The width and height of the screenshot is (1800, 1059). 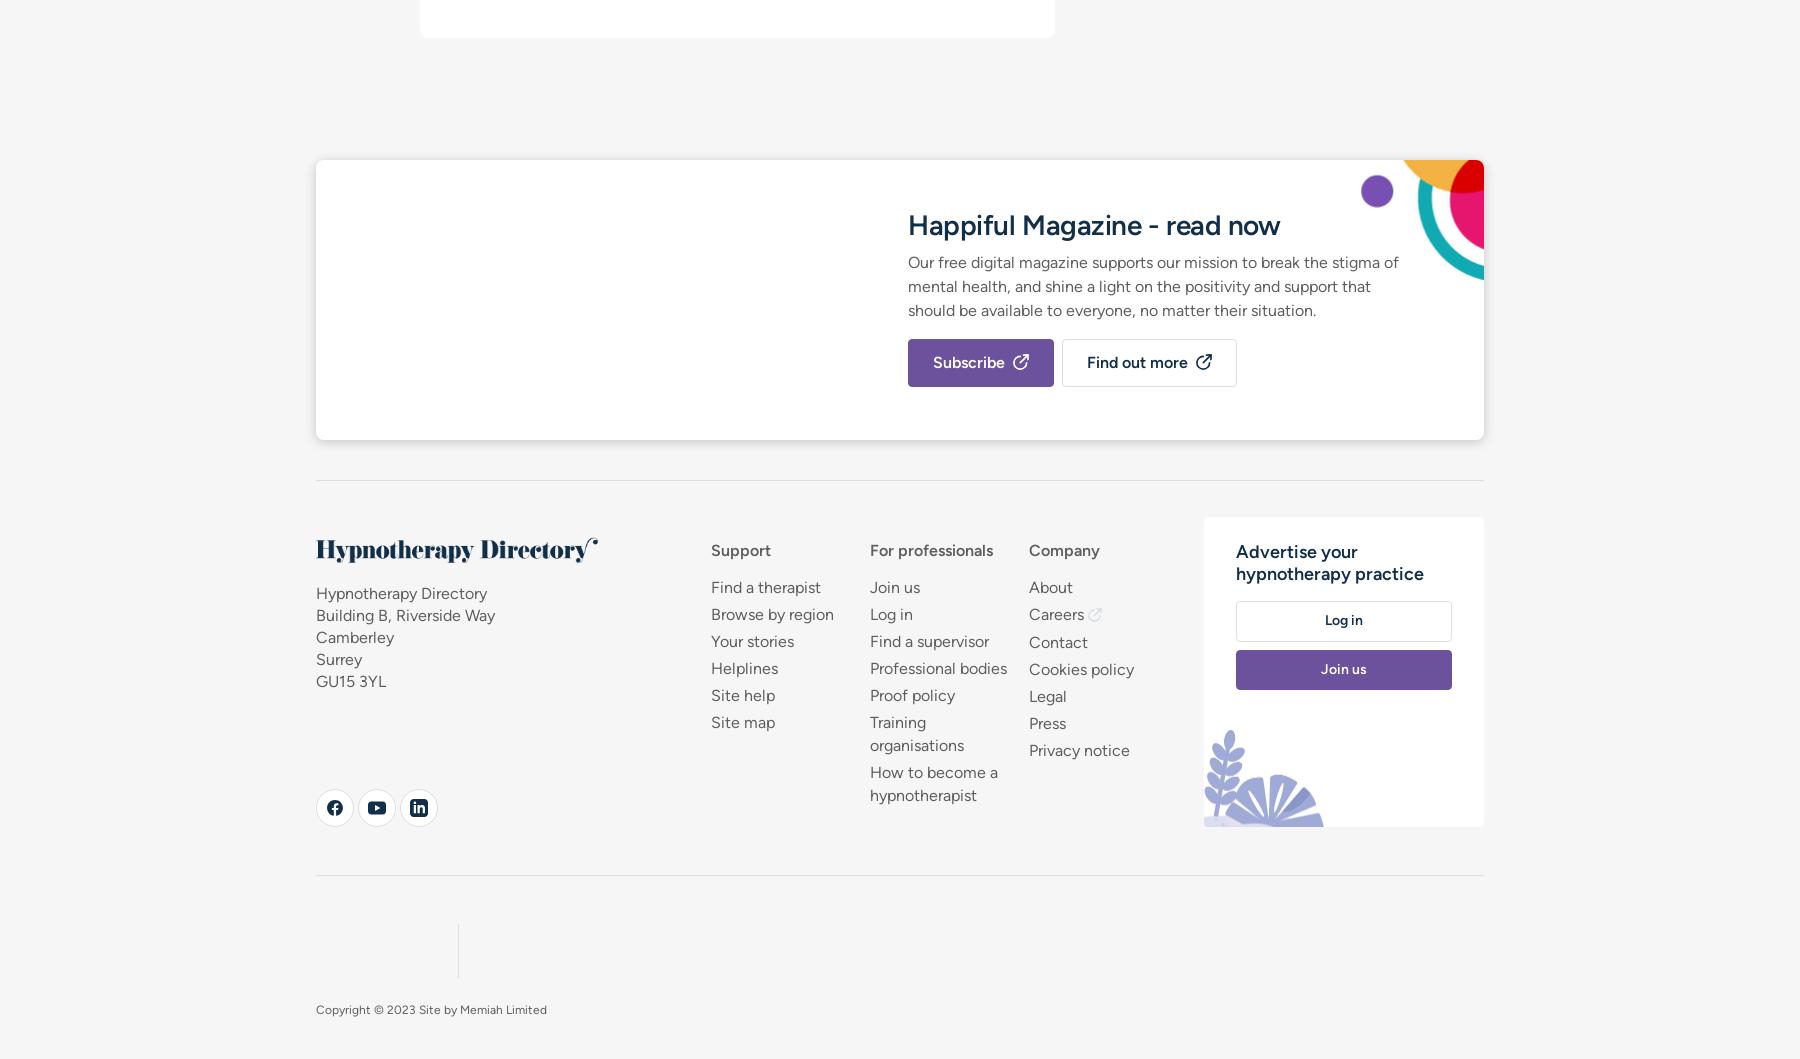 What do you see at coordinates (338, 659) in the screenshot?
I see `'Surrey'` at bounding box center [338, 659].